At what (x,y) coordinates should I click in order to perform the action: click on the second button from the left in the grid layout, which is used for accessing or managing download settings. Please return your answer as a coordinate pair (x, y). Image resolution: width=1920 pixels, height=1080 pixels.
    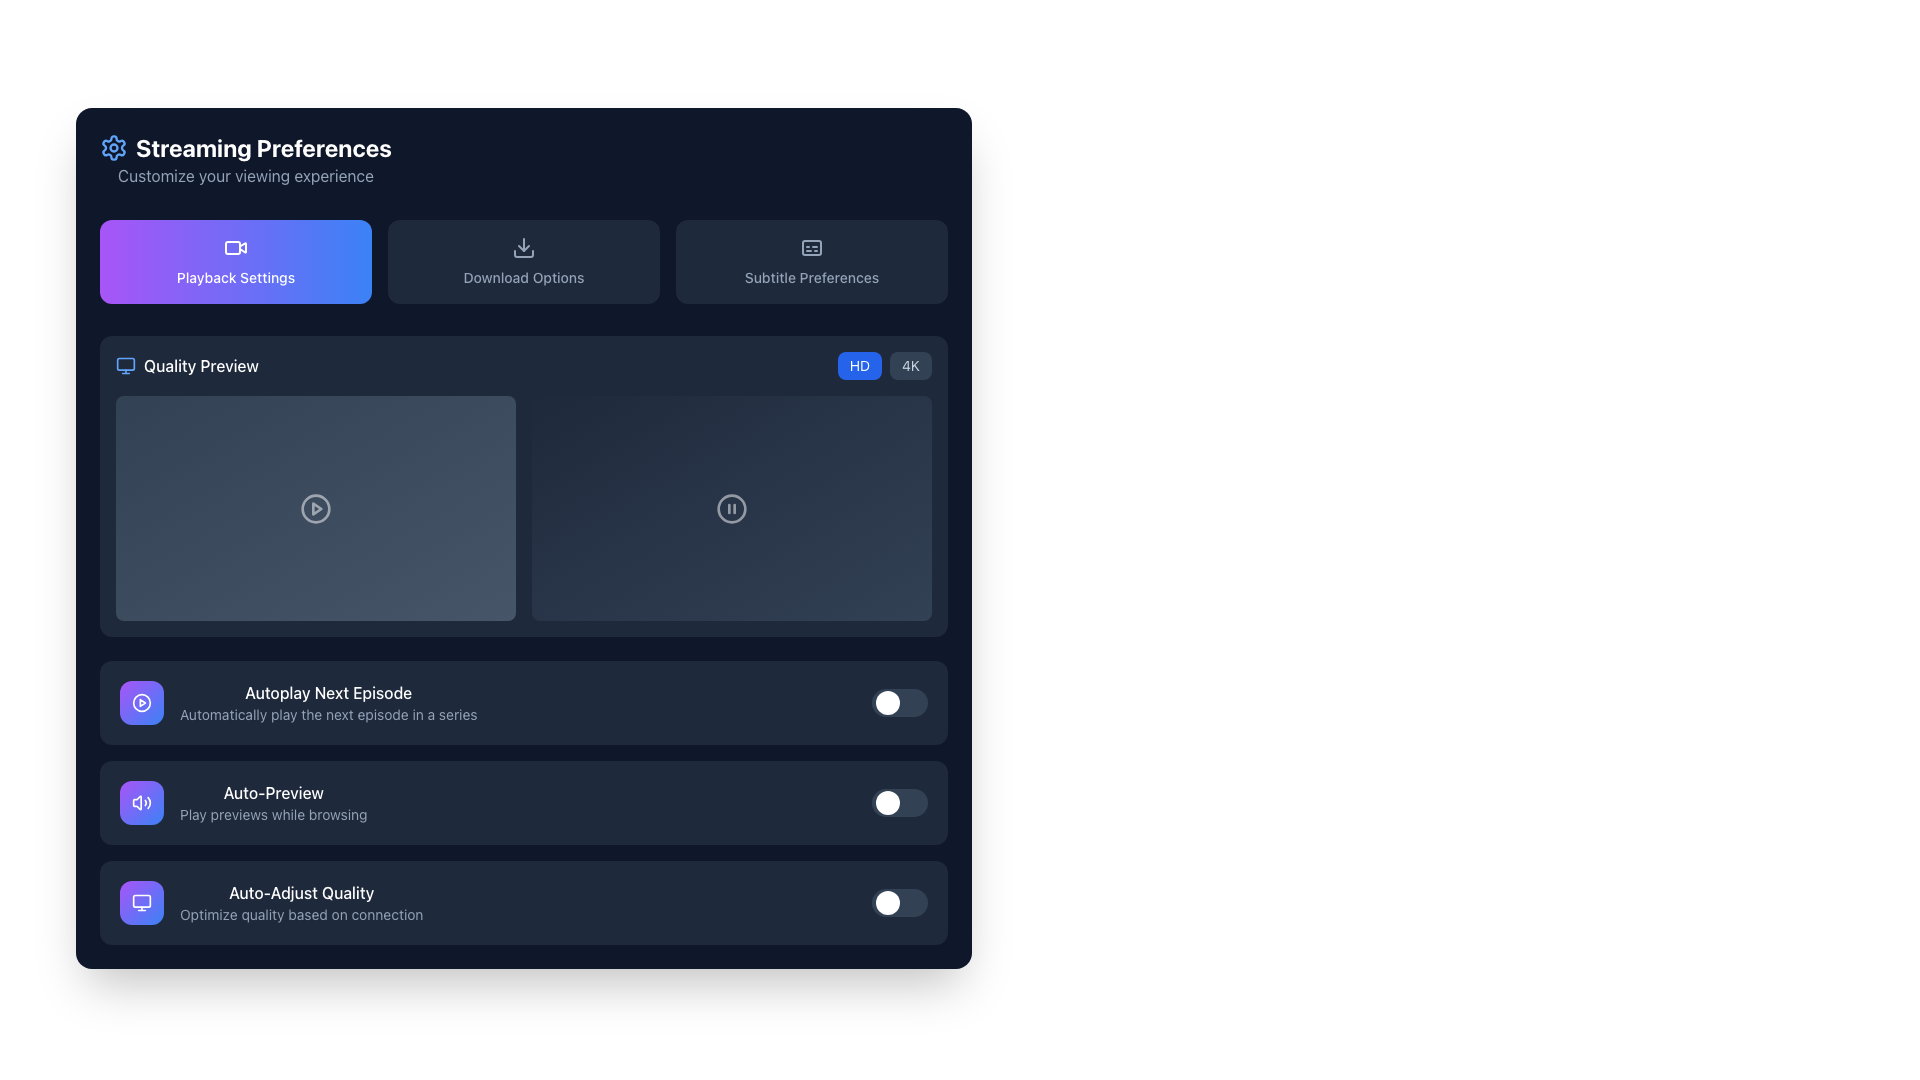
    Looking at the image, I should click on (523, 261).